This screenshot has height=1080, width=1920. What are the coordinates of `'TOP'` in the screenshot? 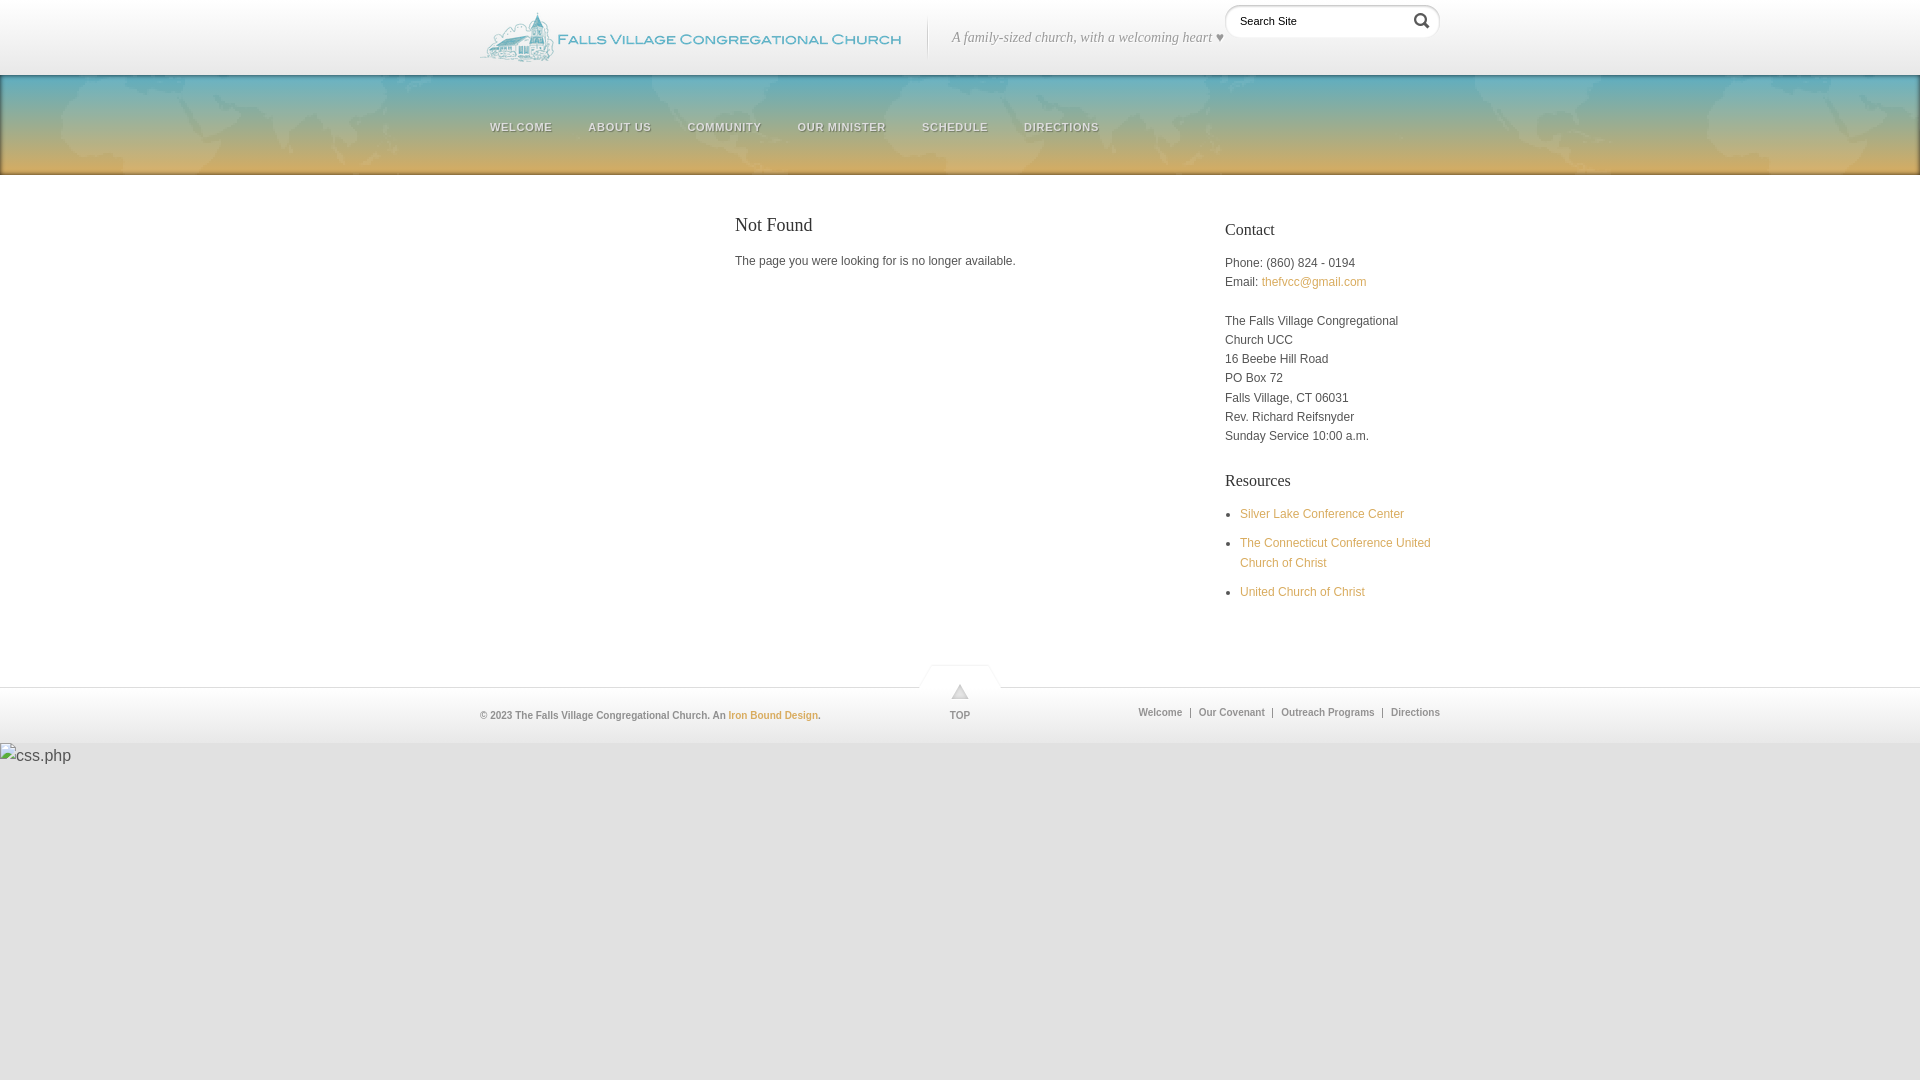 It's located at (960, 701).